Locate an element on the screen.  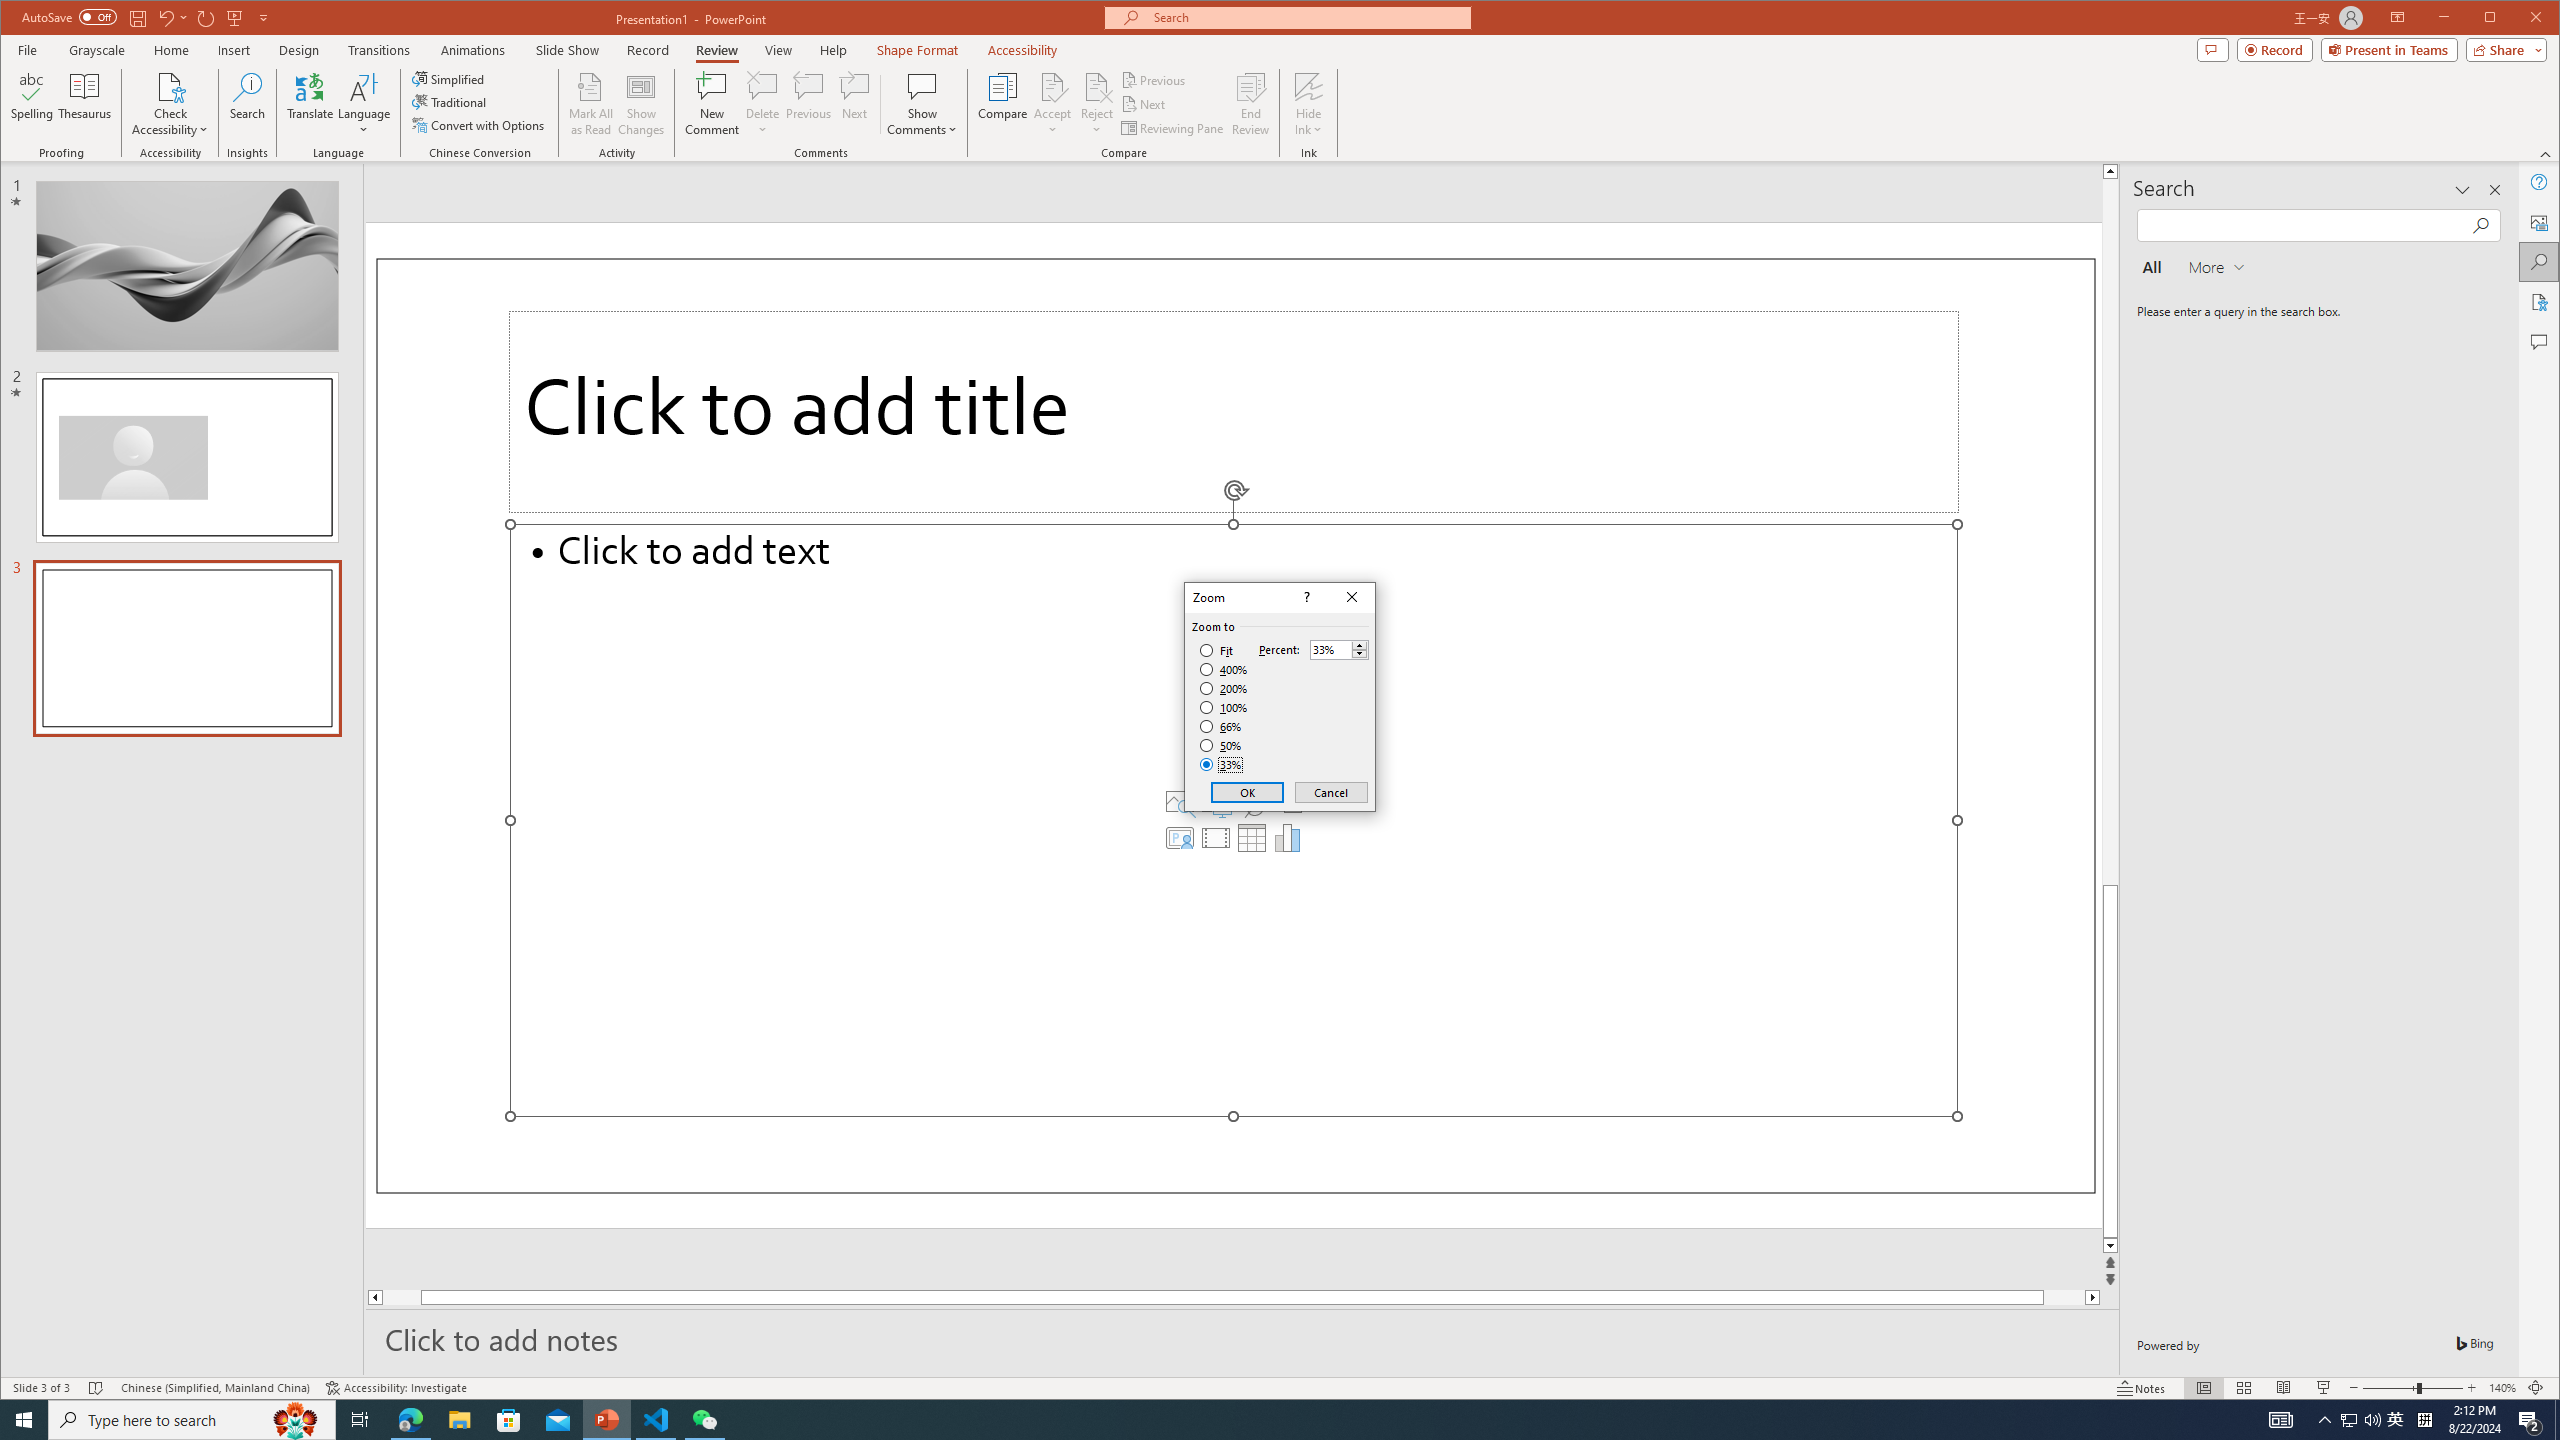
'Previous' is located at coordinates (1154, 80).